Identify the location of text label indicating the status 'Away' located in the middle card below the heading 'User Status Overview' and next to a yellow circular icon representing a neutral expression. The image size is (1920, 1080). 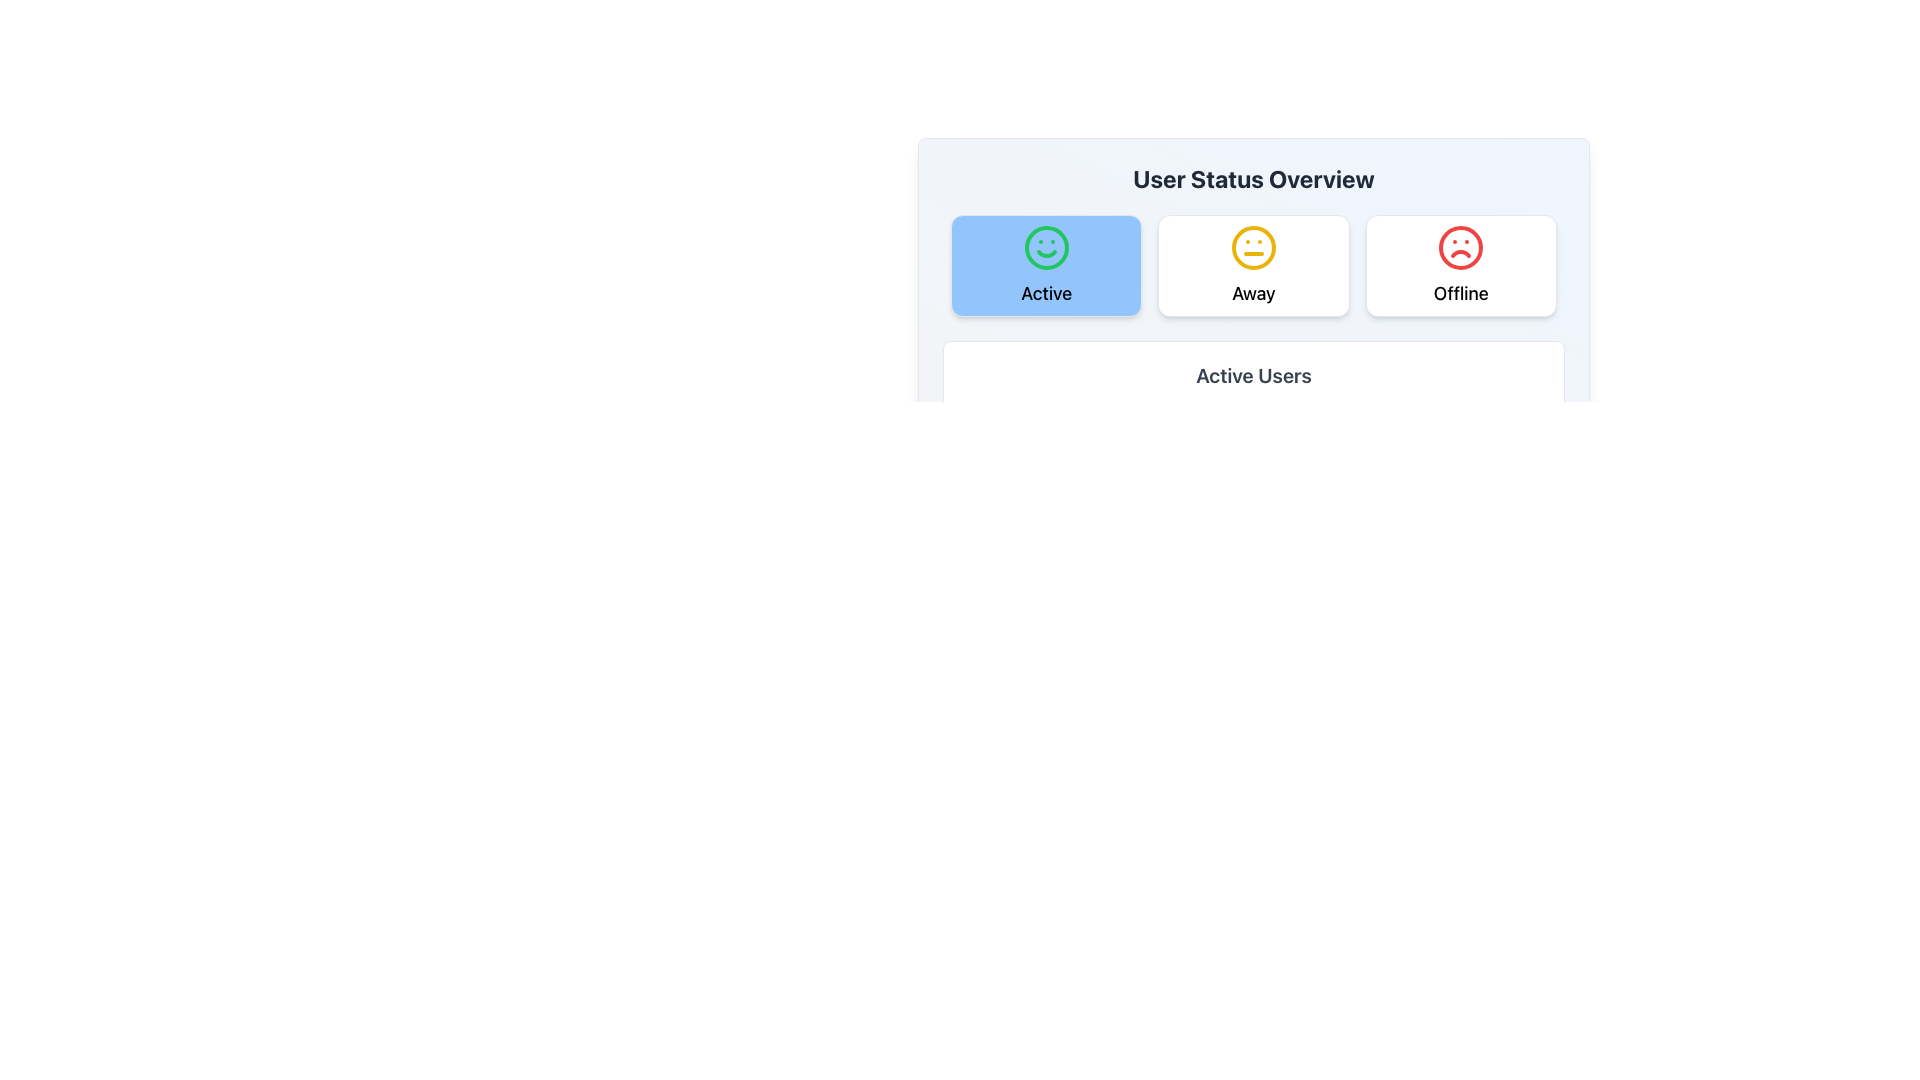
(1252, 293).